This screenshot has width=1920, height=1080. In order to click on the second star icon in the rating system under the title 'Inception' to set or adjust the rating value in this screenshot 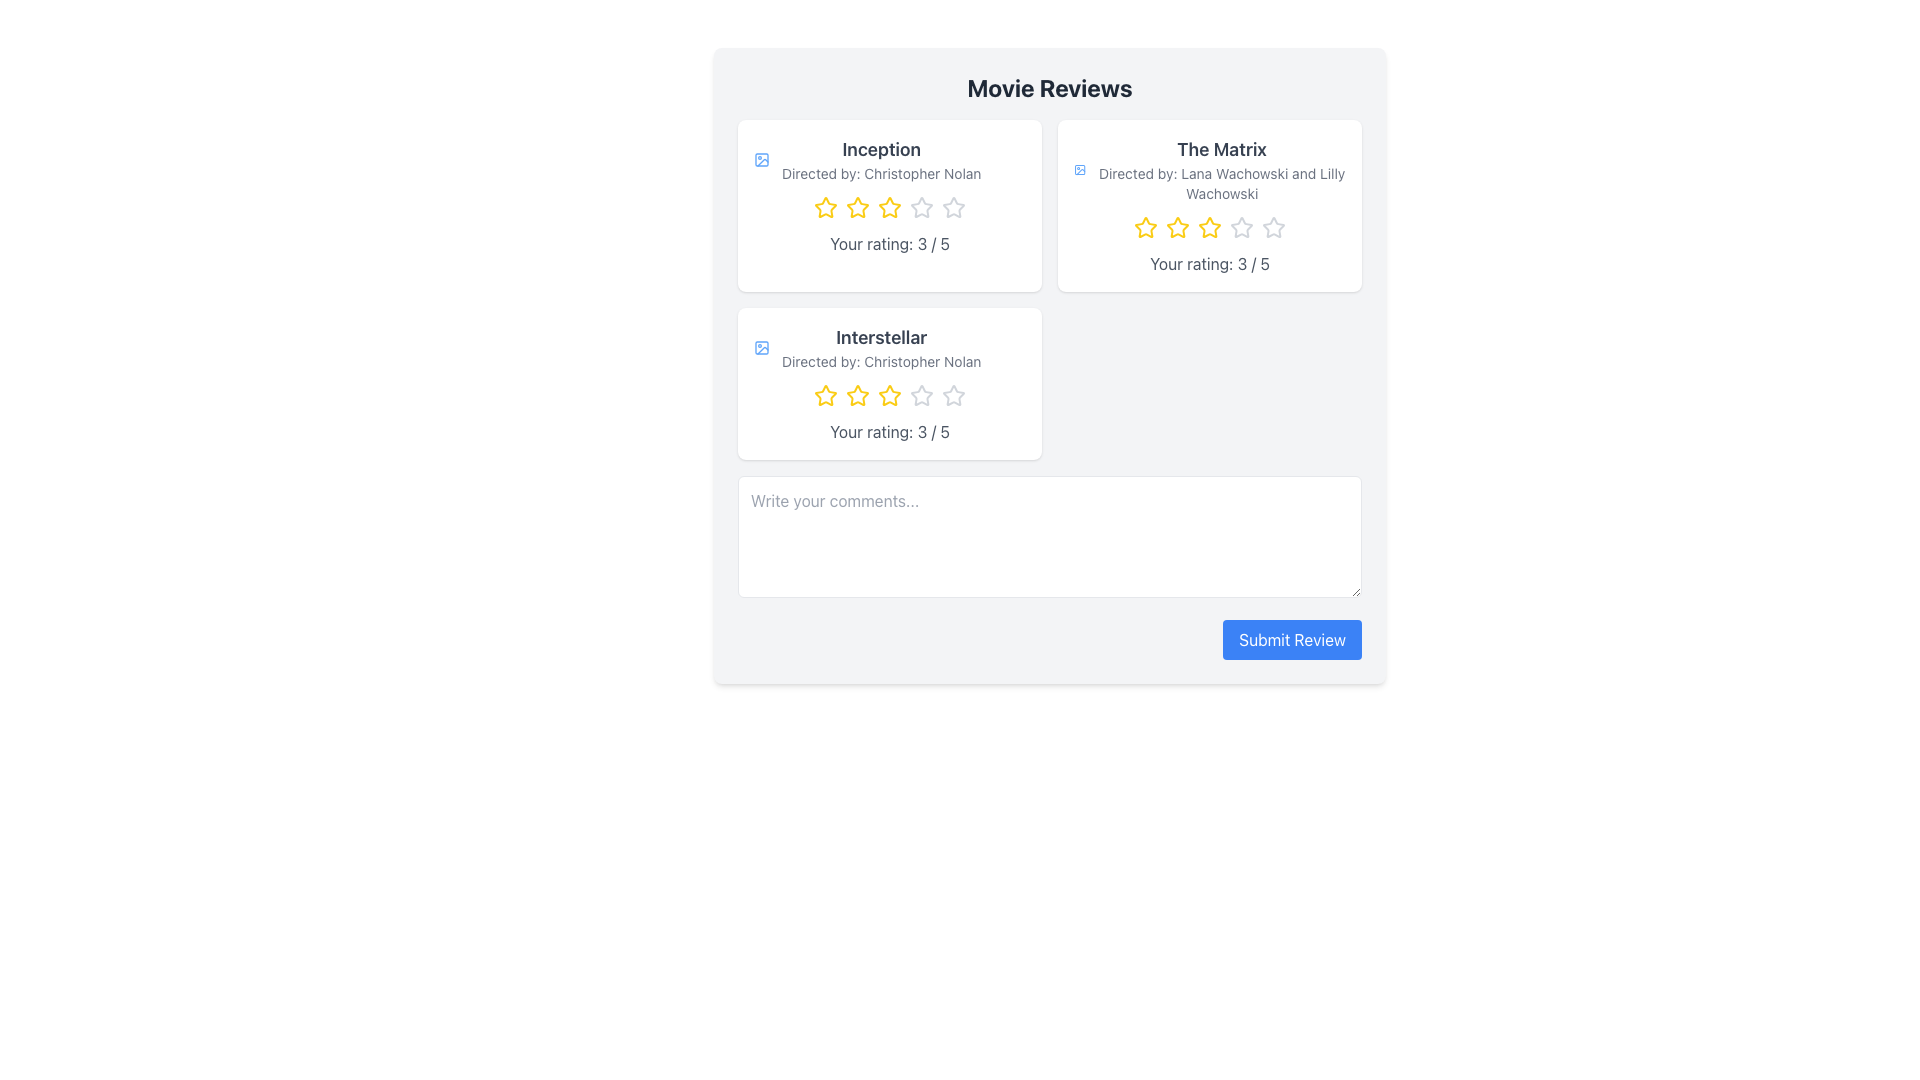, I will do `click(858, 208)`.